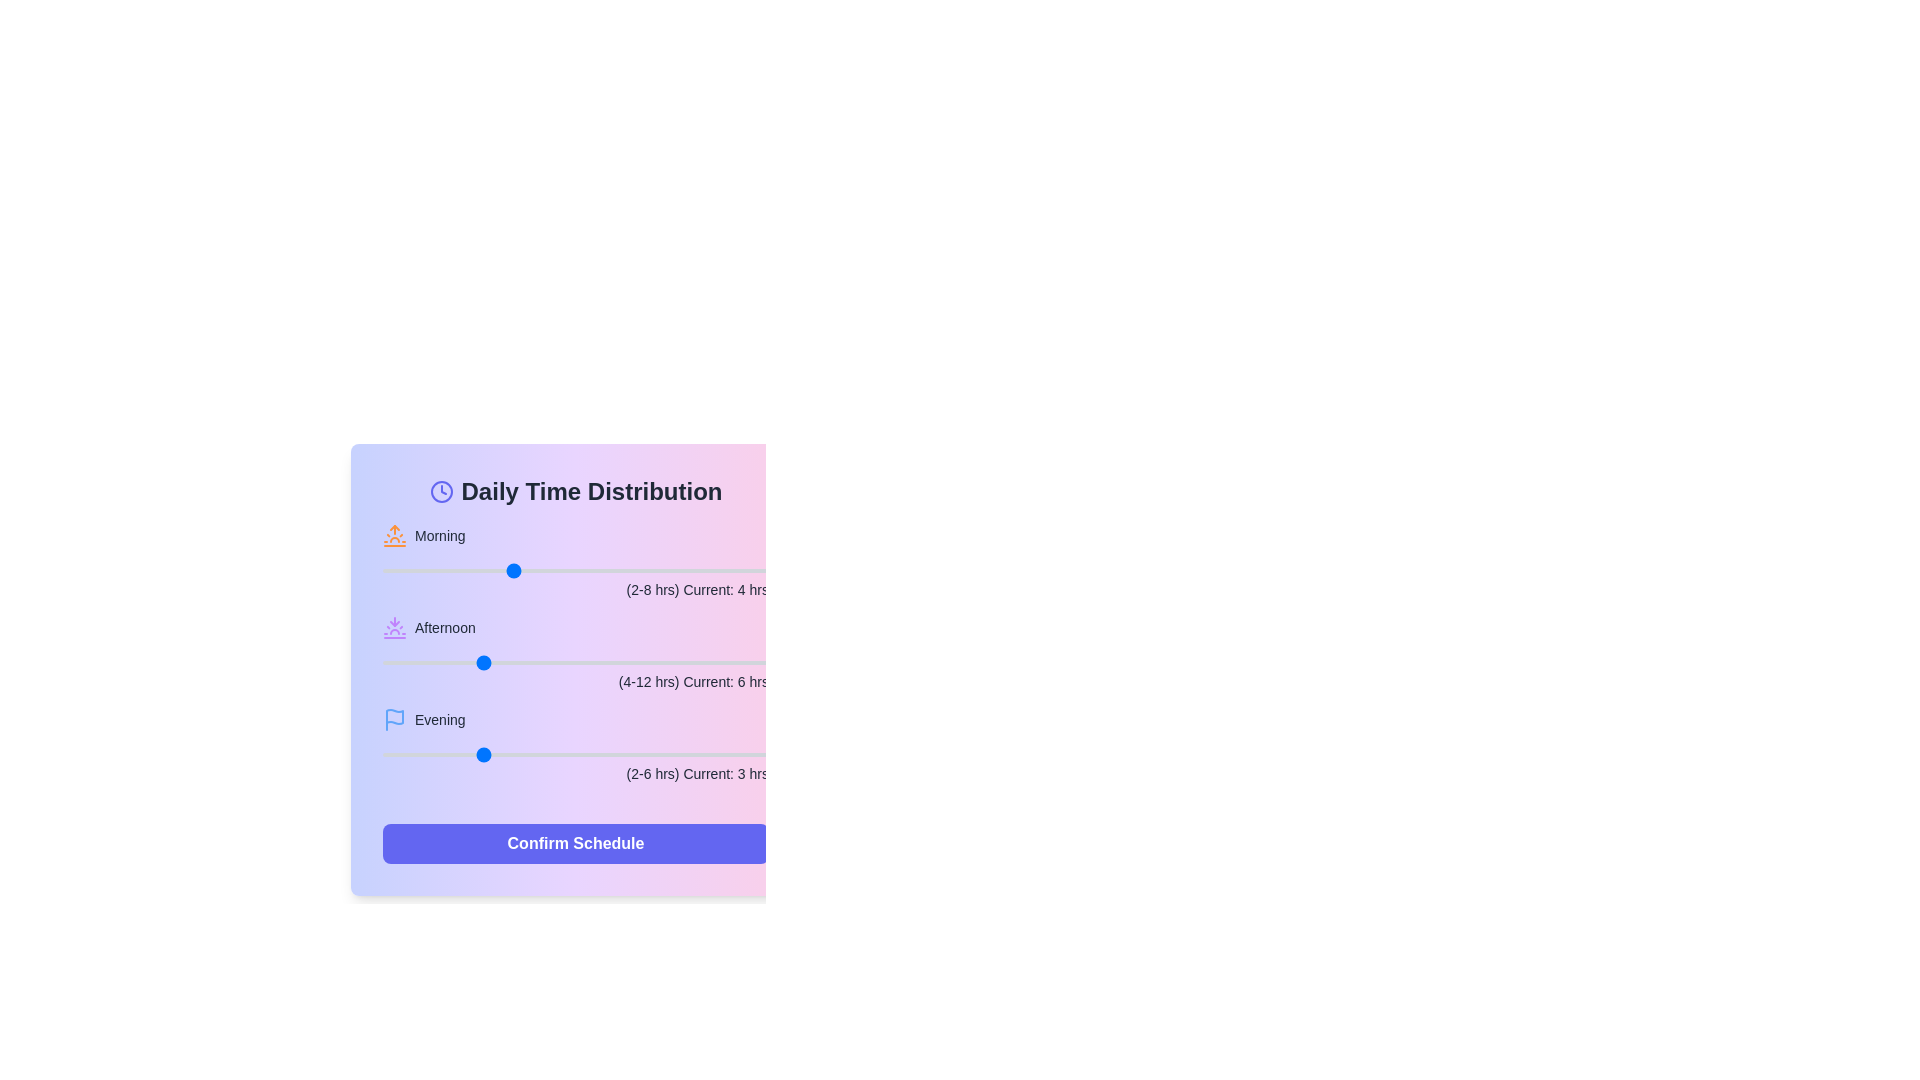 Image resolution: width=1920 pixels, height=1080 pixels. I want to click on the slider located under the 'Morning' label, which is represented as a gray rectangular slider bar labeled 'Current: 4 hrs', for fine adjustments using the keyboard, so click(575, 570).